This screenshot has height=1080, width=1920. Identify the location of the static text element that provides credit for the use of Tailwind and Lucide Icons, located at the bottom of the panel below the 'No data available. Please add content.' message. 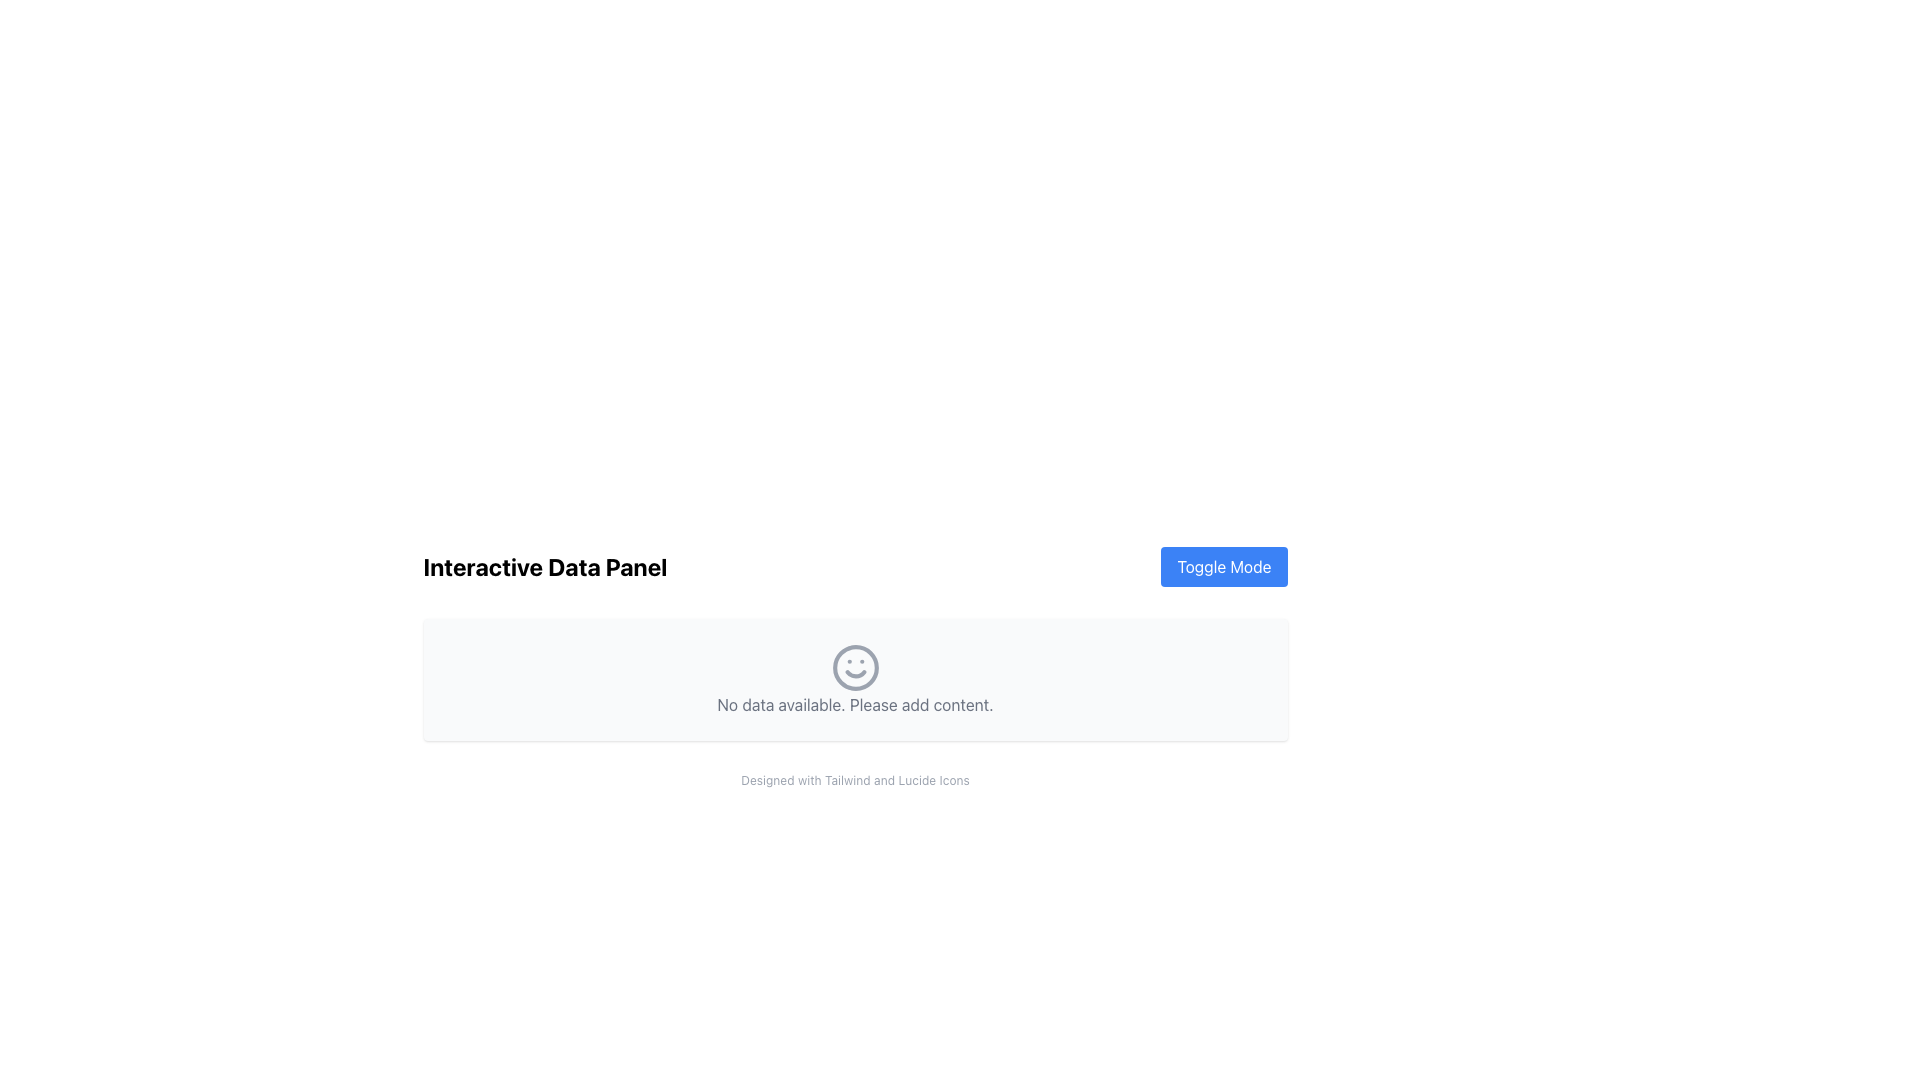
(855, 779).